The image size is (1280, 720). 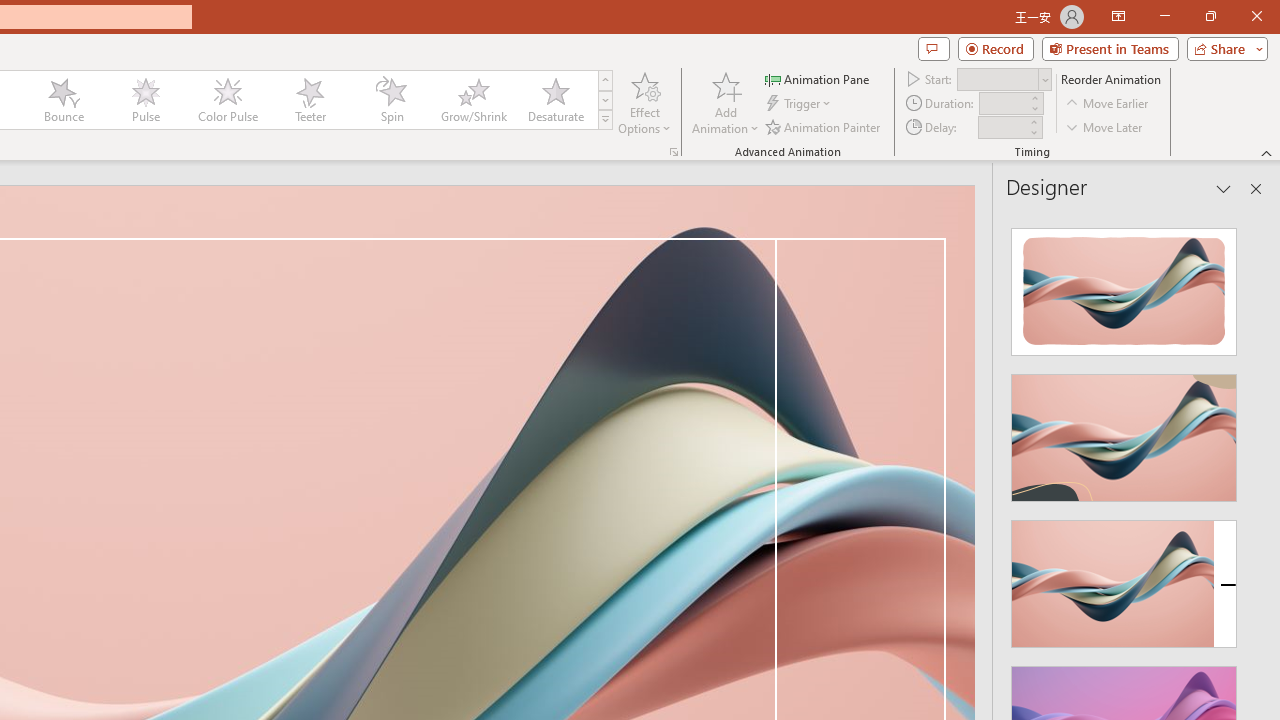 What do you see at coordinates (800, 103) in the screenshot?
I see `'Trigger'` at bounding box center [800, 103].